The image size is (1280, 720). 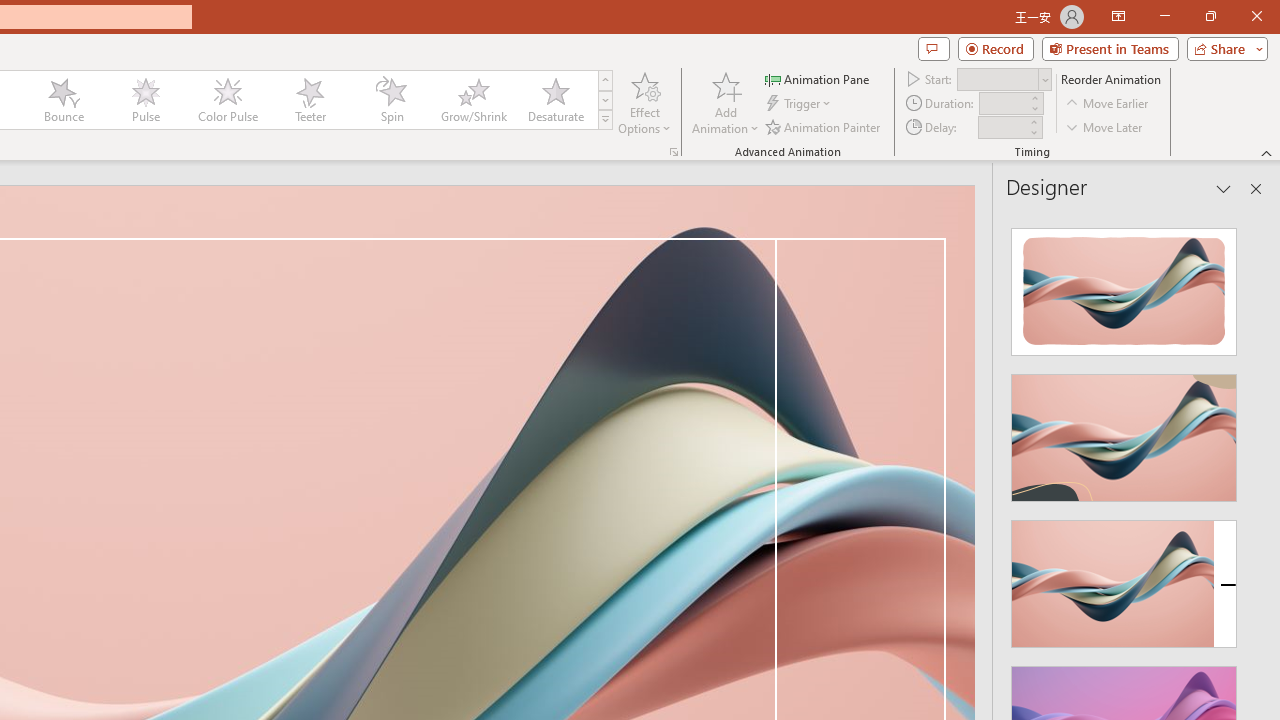 What do you see at coordinates (800, 103) in the screenshot?
I see `'Trigger'` at bounding box center [800, 103].